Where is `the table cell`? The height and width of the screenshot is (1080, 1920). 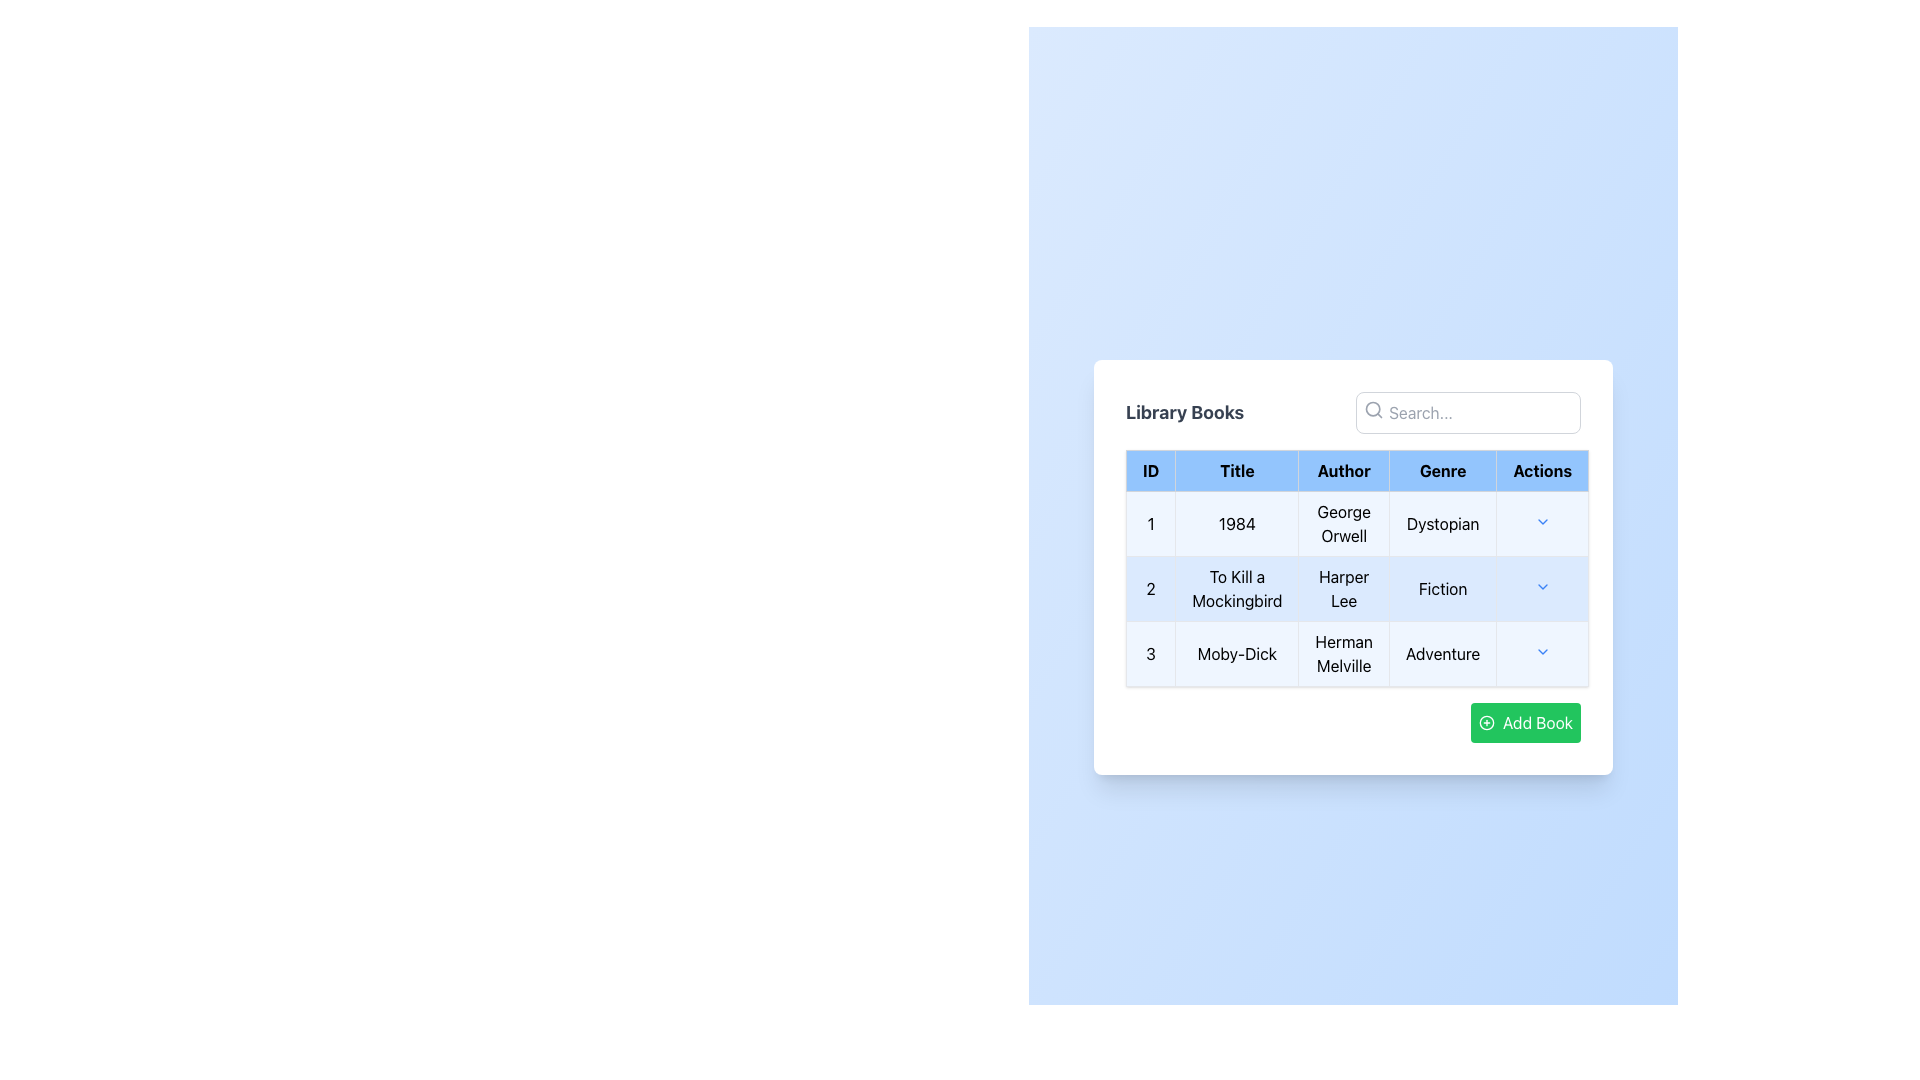 the table cell is located at coordinates (1357, 567).